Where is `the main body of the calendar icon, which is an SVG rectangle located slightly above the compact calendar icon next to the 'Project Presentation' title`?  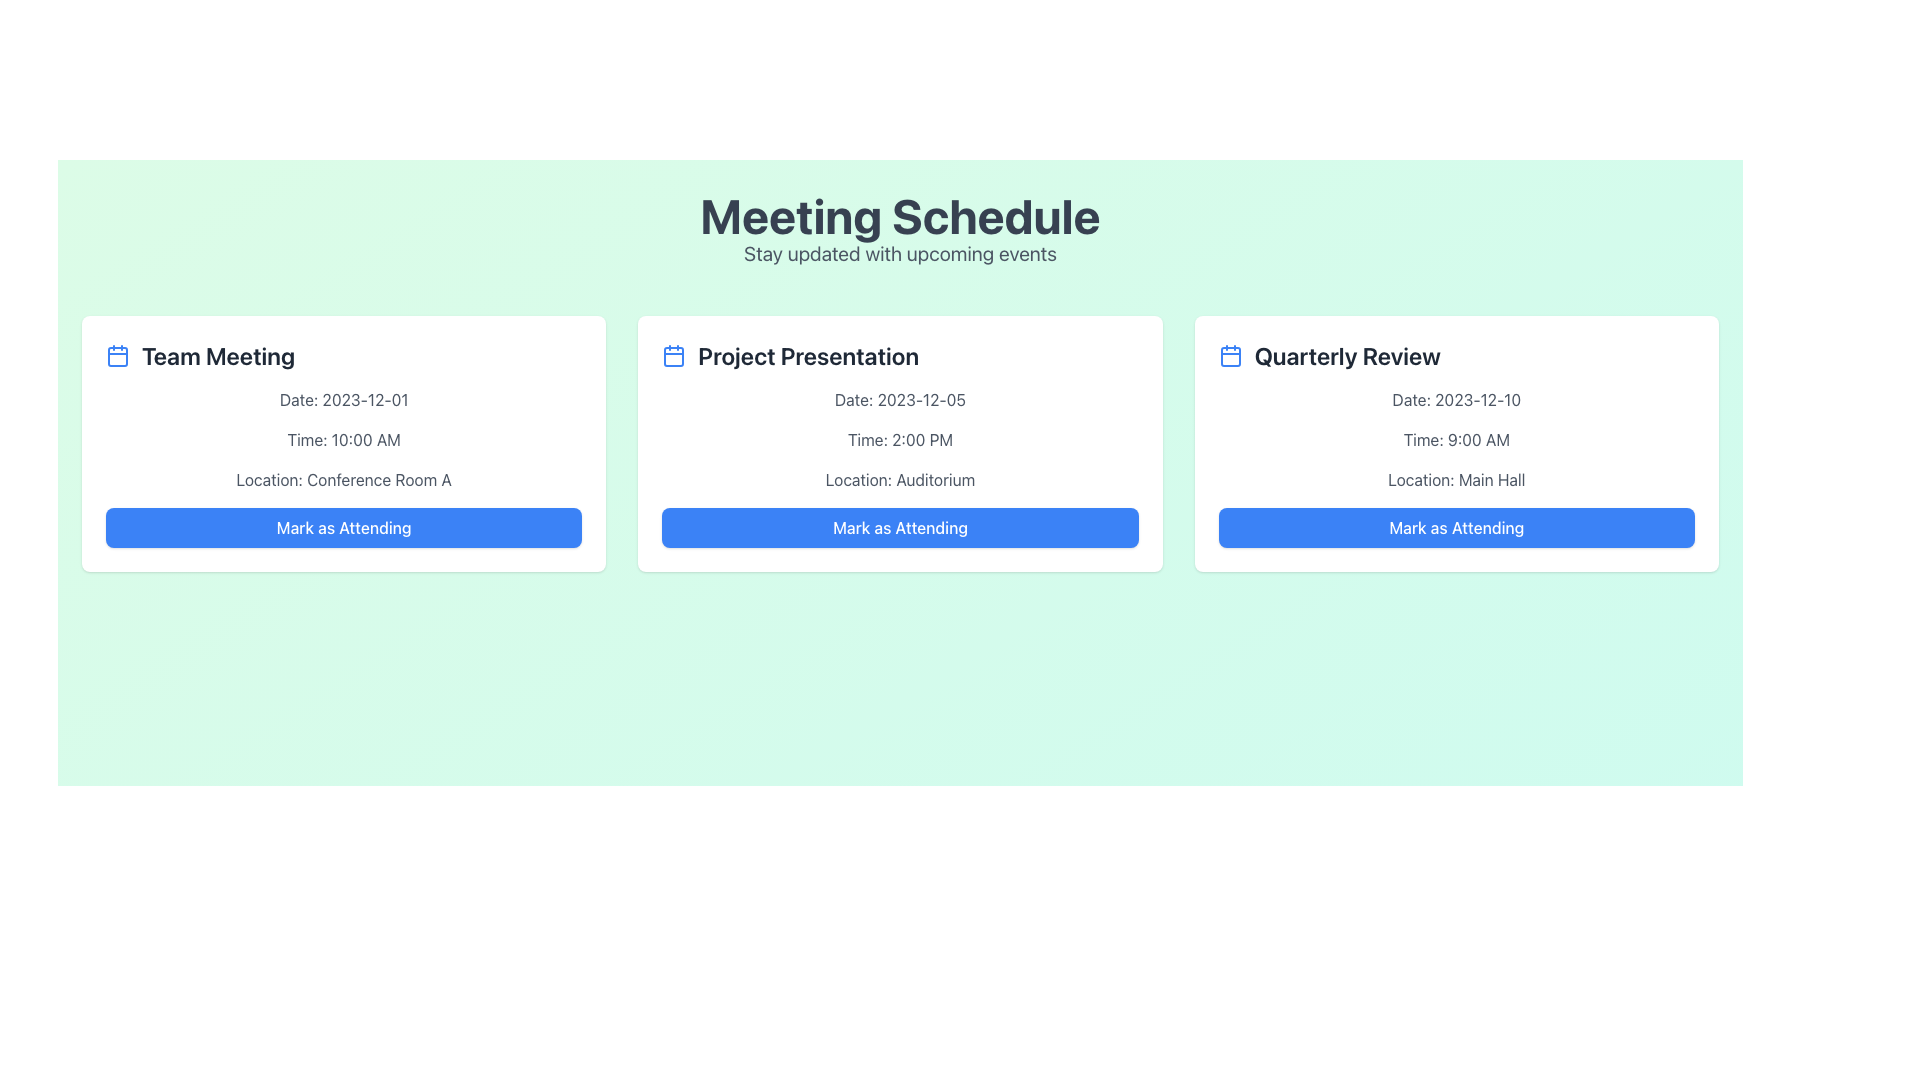 the main body of the calendar icon, which is an SVG rectangle located slightly above the compact calendar icon next to the 'Project Presentation' title is located at coordinates (674, 356).